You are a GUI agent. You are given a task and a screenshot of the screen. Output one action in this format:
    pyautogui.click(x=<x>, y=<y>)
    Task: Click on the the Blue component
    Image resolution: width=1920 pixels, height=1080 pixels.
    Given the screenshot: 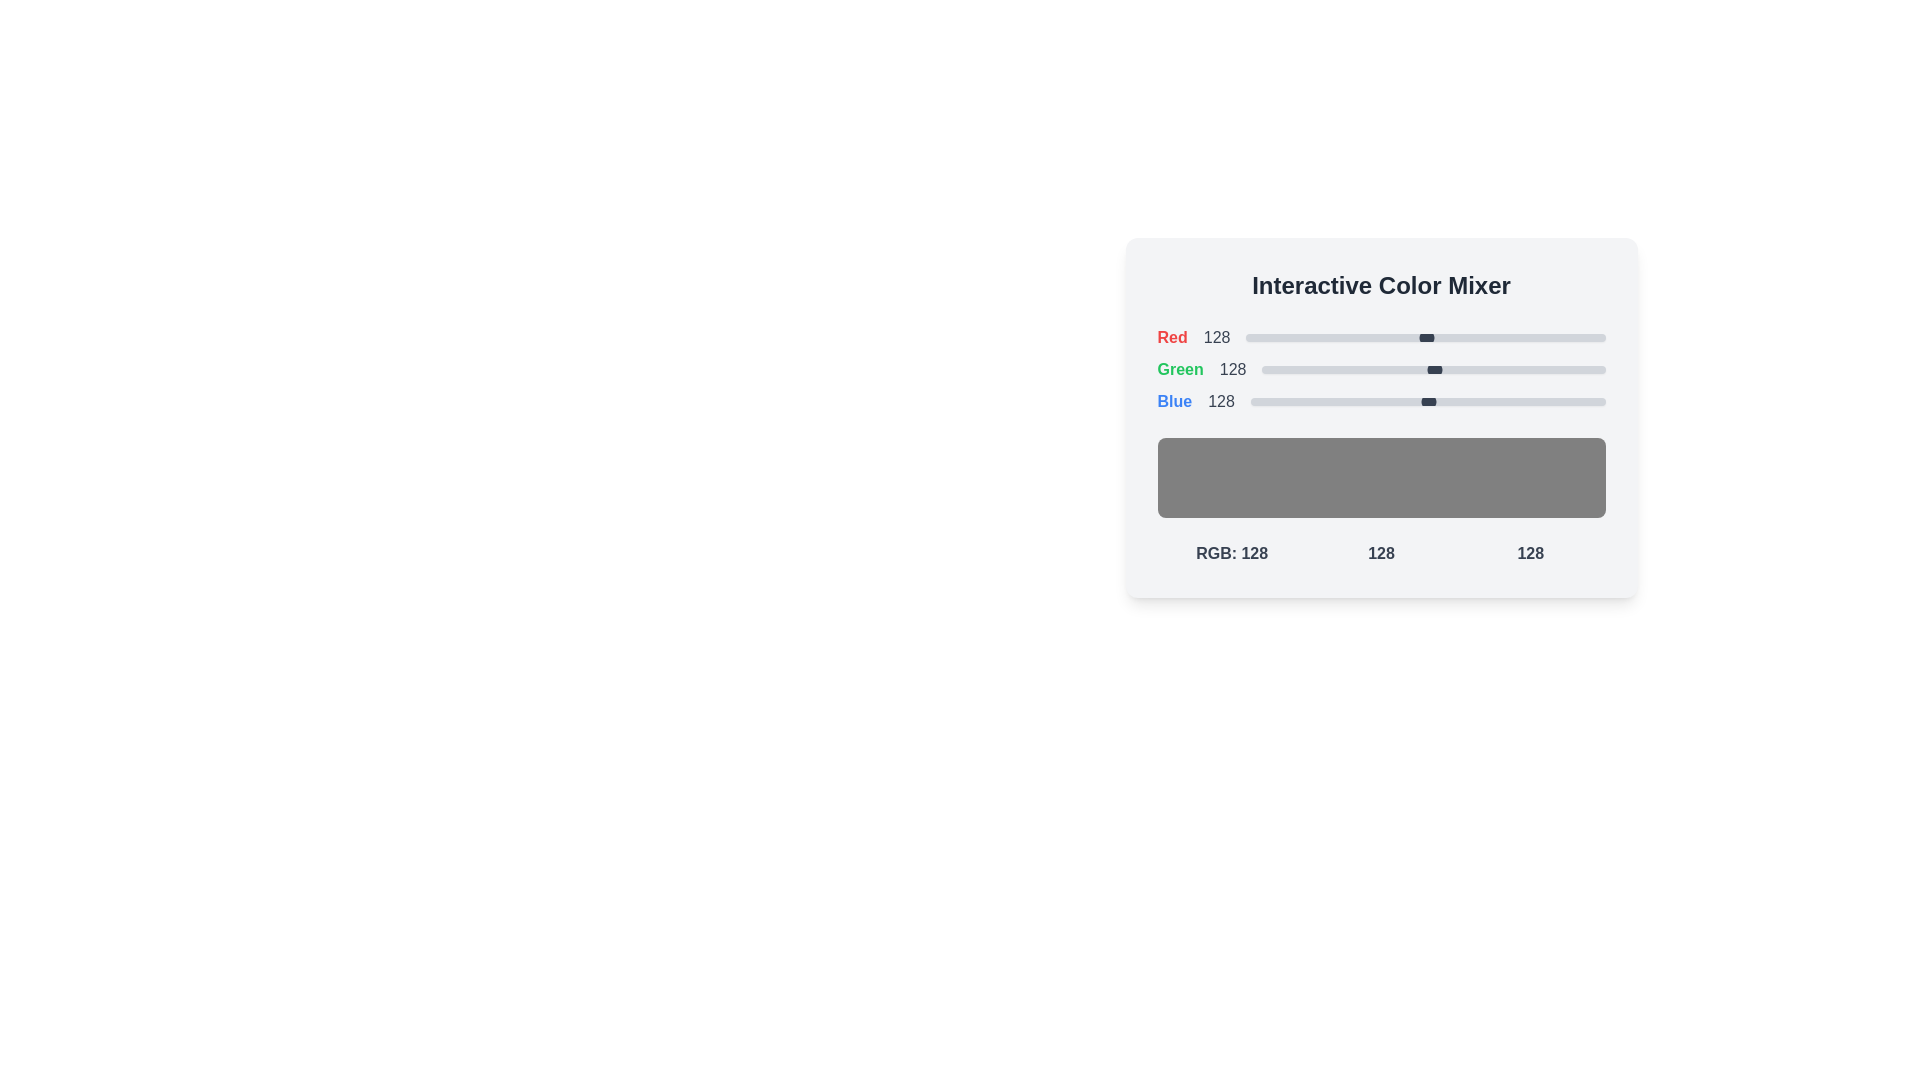 What is the action you would take?
    pyautogui.click(x=1578, y=401)
    